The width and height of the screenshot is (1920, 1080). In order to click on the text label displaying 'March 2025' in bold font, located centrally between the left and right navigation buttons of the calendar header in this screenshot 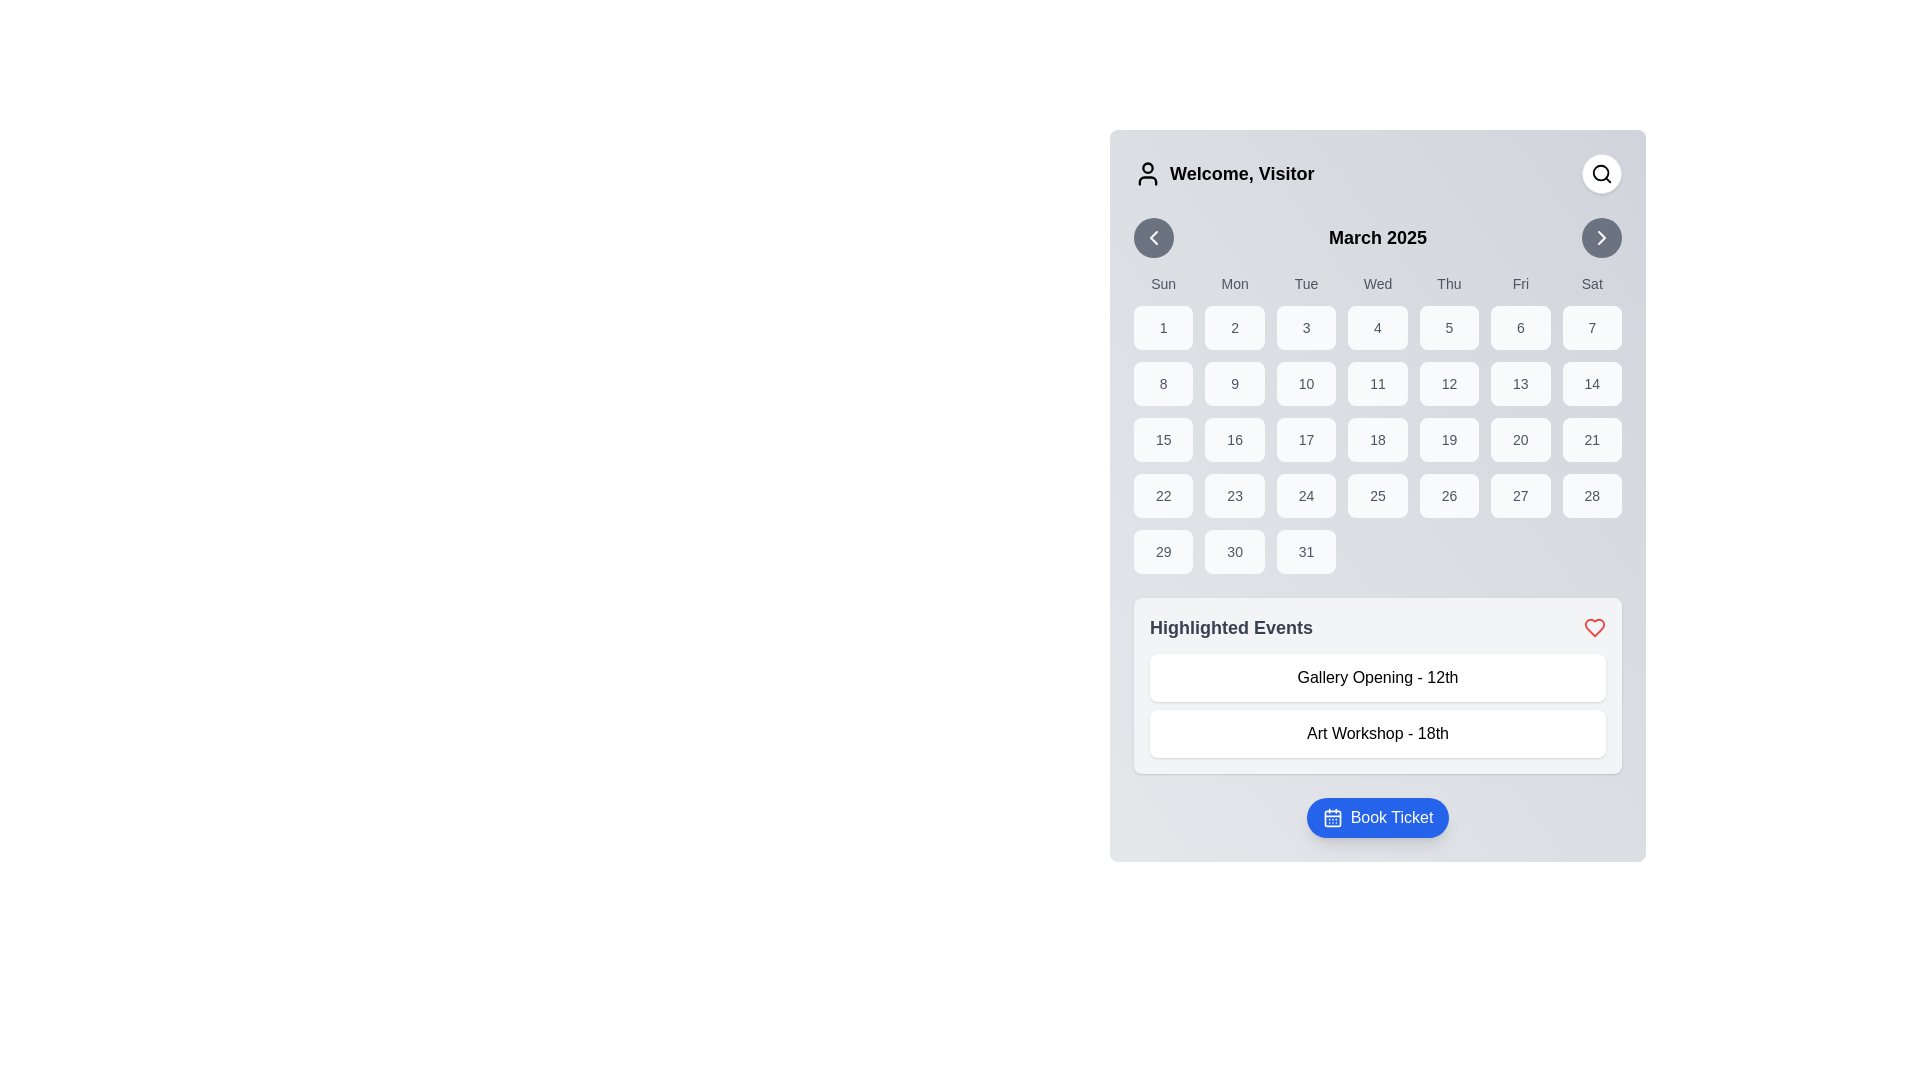, I will do `click(1376, 237)`.